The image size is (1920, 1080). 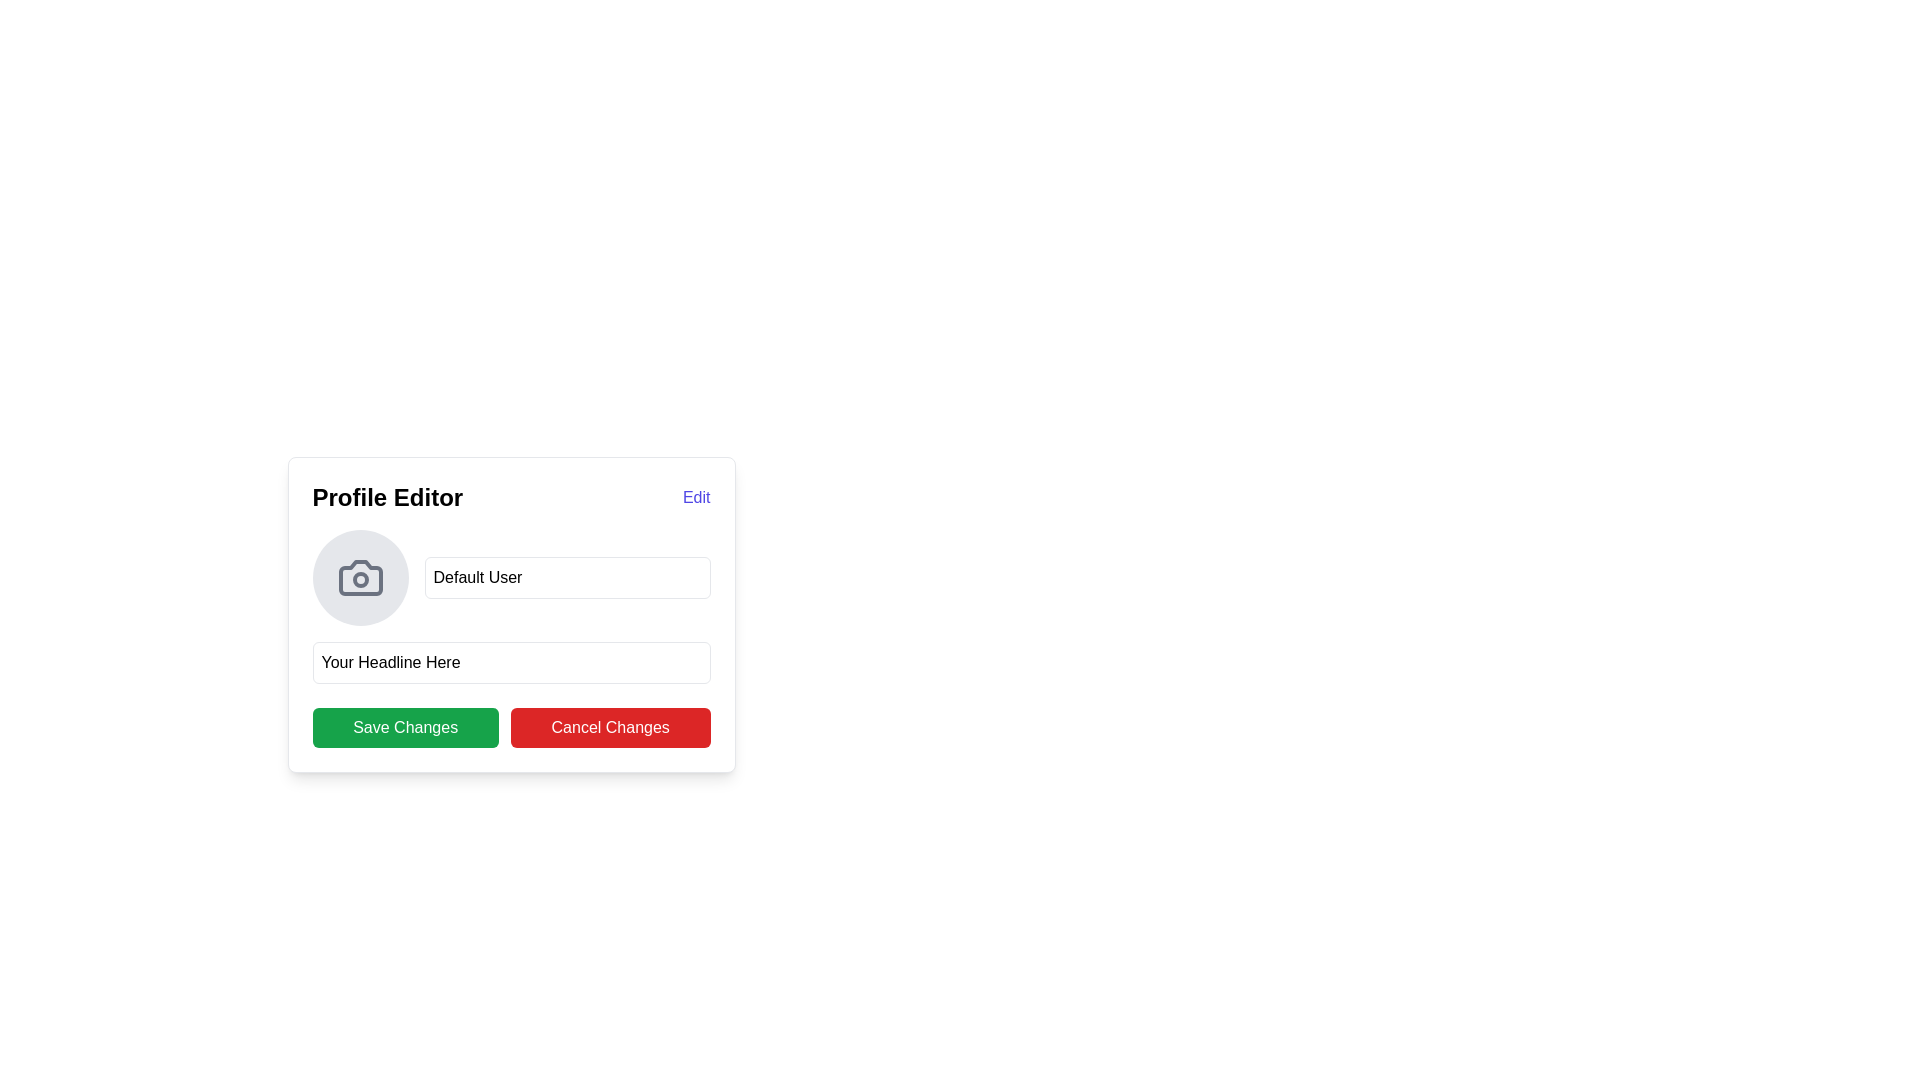 What do you see at coordinates (696, 496) in the screenshot?
I see `the 'Edit' button located at the upper-right corner of the 'Profile Editor' section` at bounding box center [696, 496].